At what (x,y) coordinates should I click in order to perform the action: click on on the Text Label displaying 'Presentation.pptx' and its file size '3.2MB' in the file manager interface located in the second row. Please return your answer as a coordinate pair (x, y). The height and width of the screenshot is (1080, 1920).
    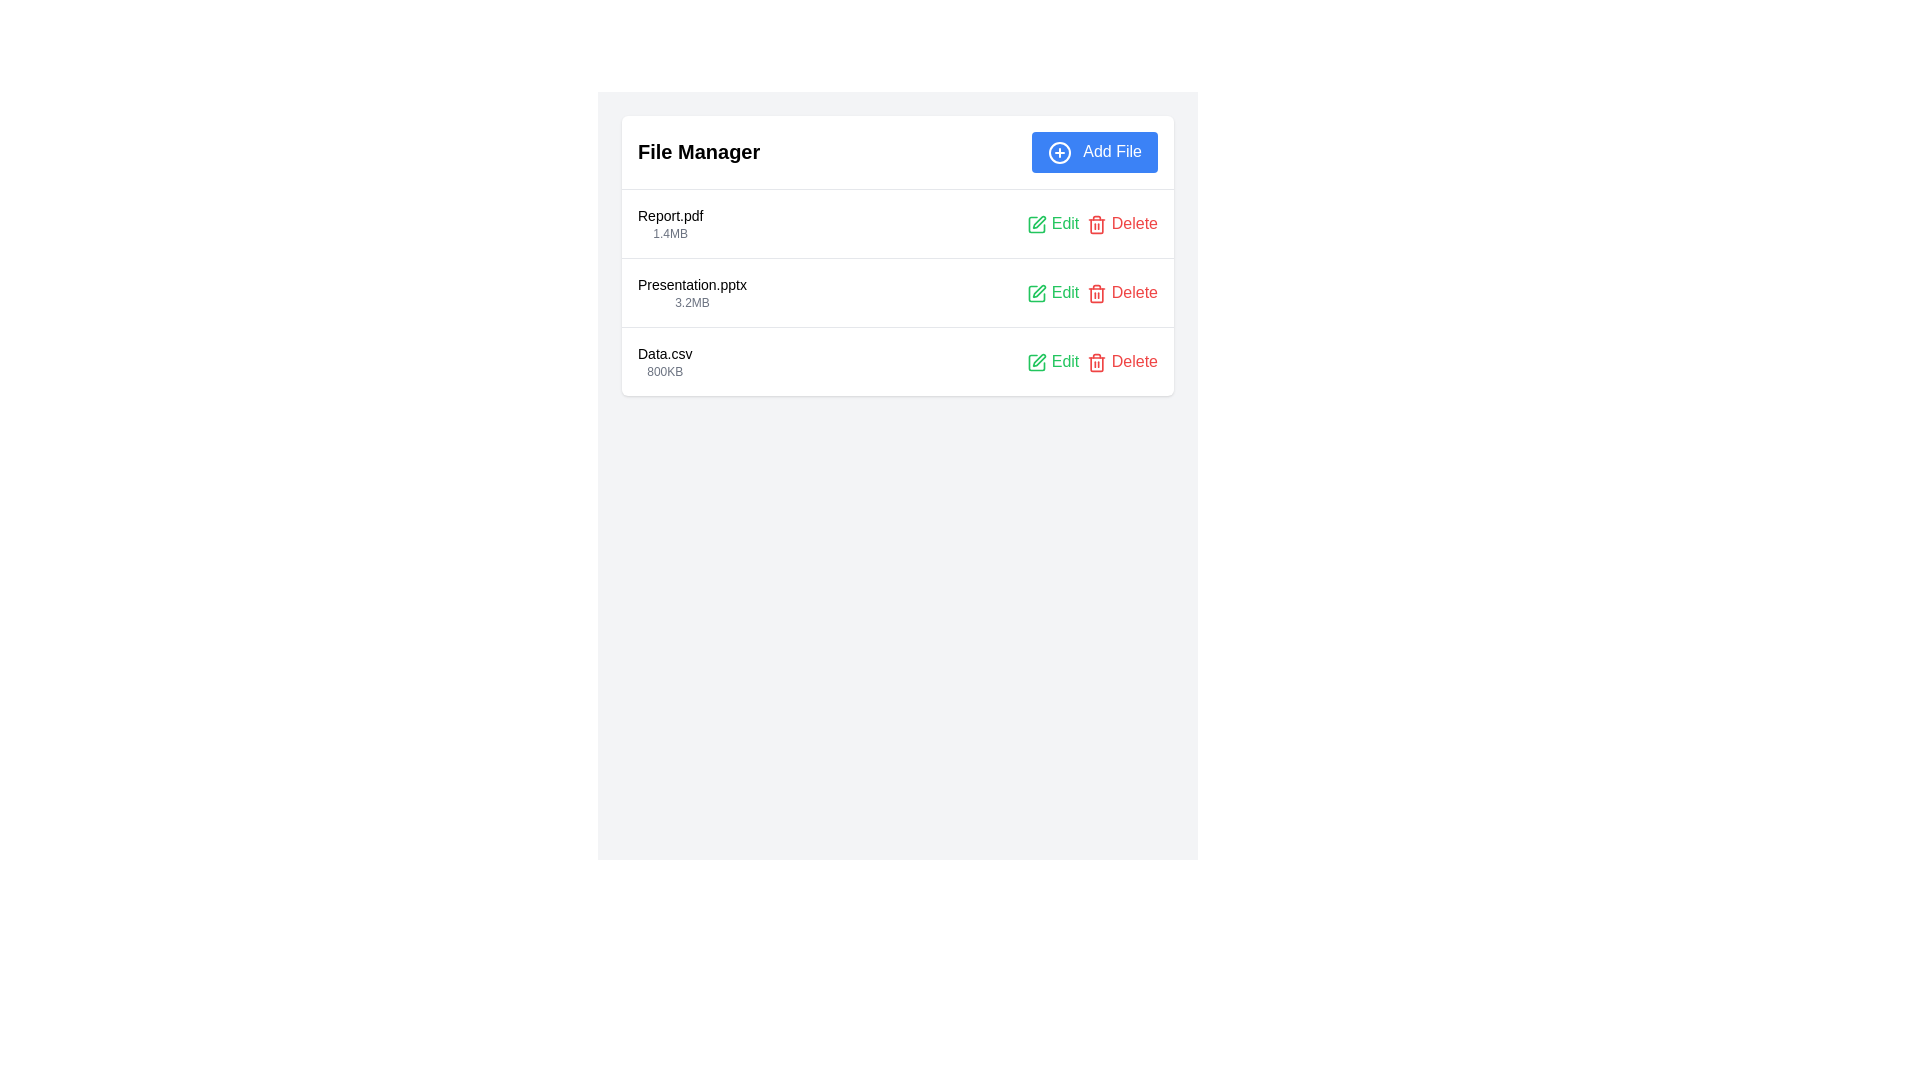
    Looking at the image, I should click on (692, 292).